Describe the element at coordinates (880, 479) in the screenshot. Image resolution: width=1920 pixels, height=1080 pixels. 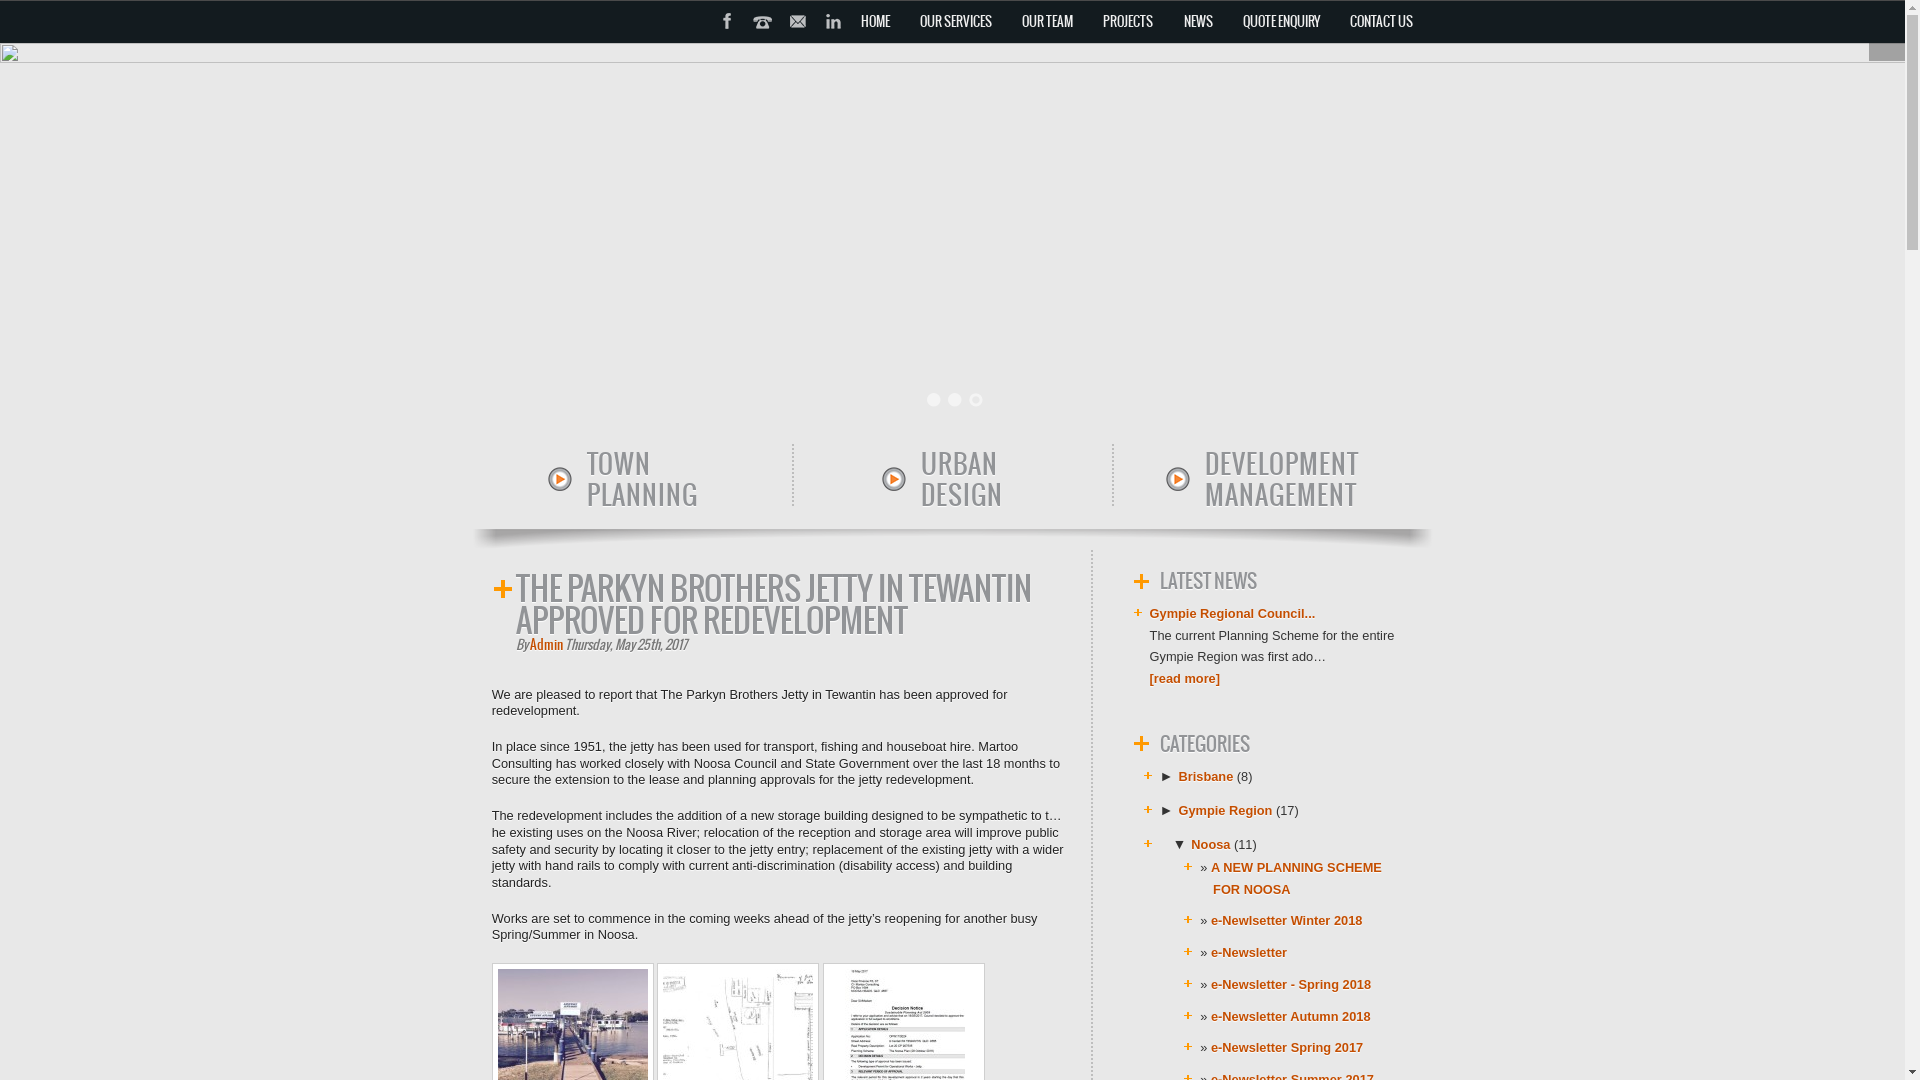
I see `'URBAN` at that location.